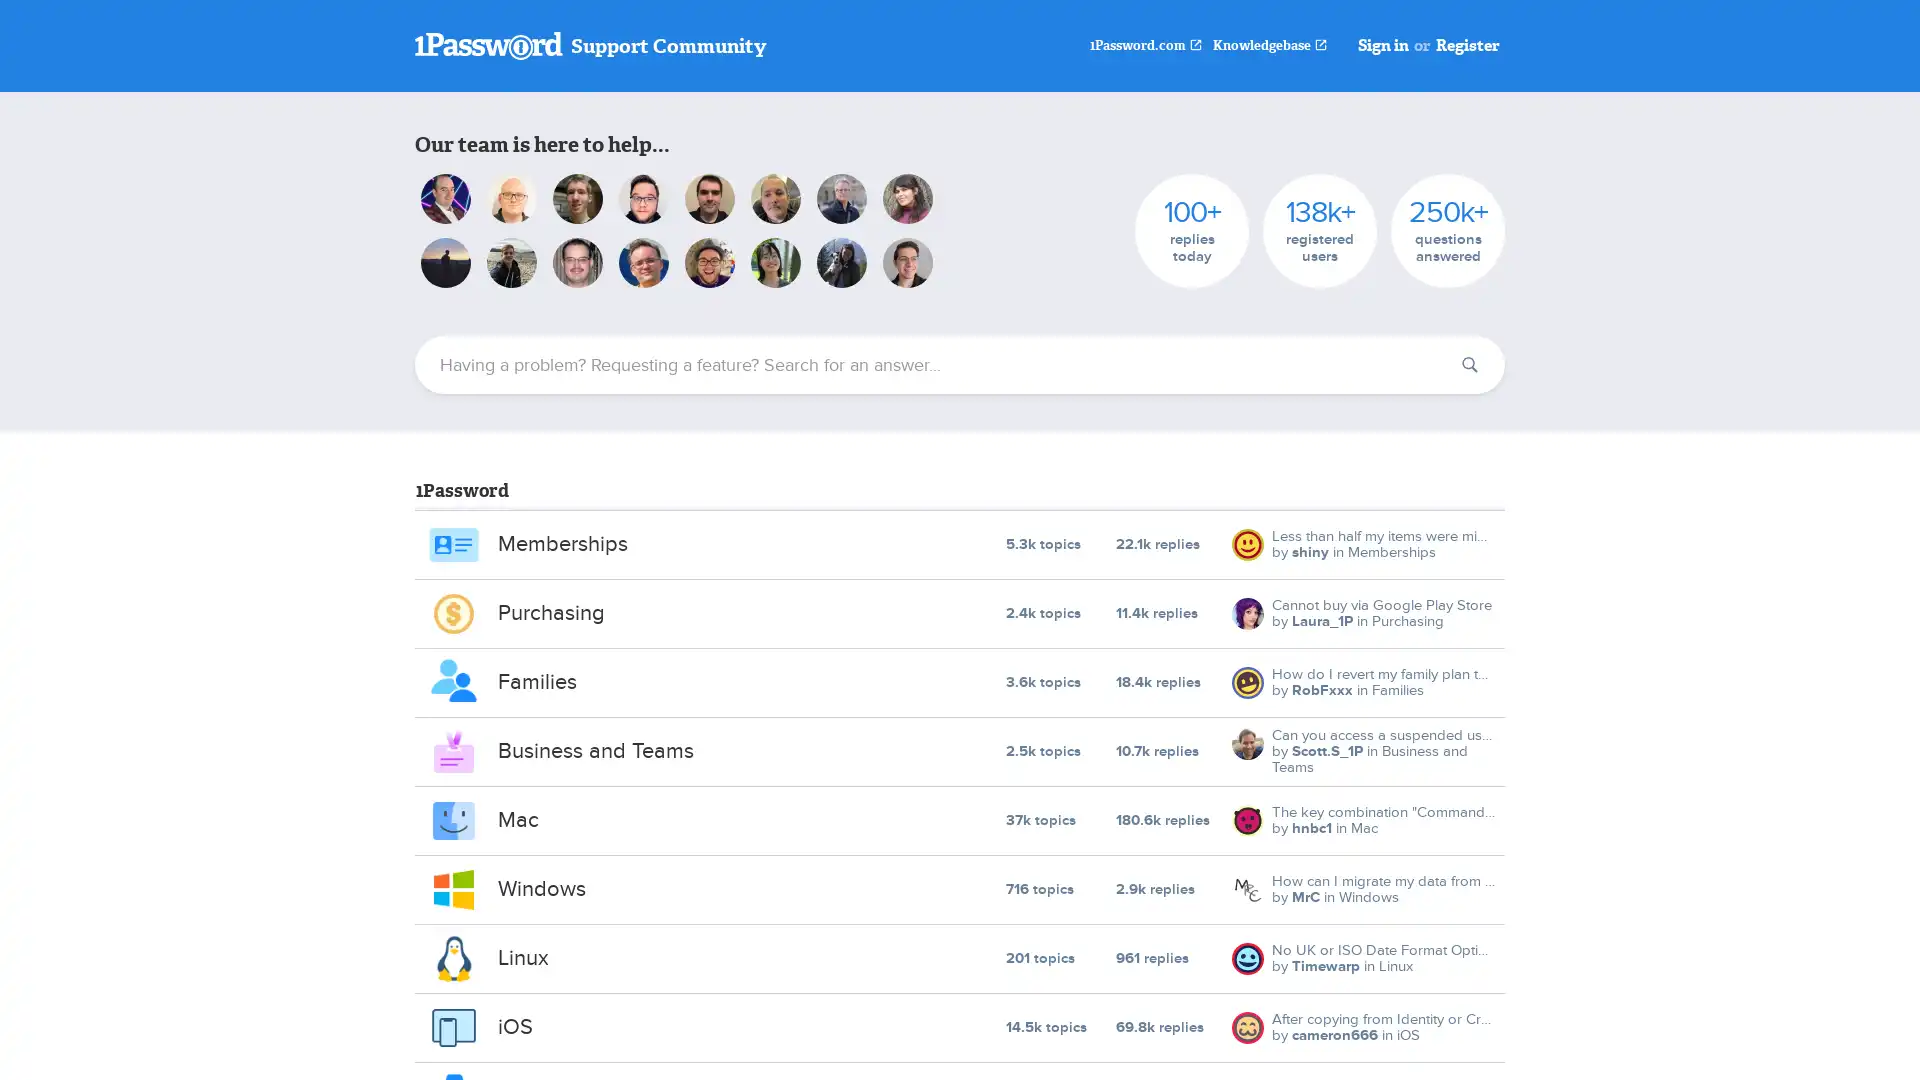 The height and width of the screenshot is (1080, 1920). What do you see at coordinates (1469, 365) in the screenshot?
I see `Go` at bounding box center [1469, 365].